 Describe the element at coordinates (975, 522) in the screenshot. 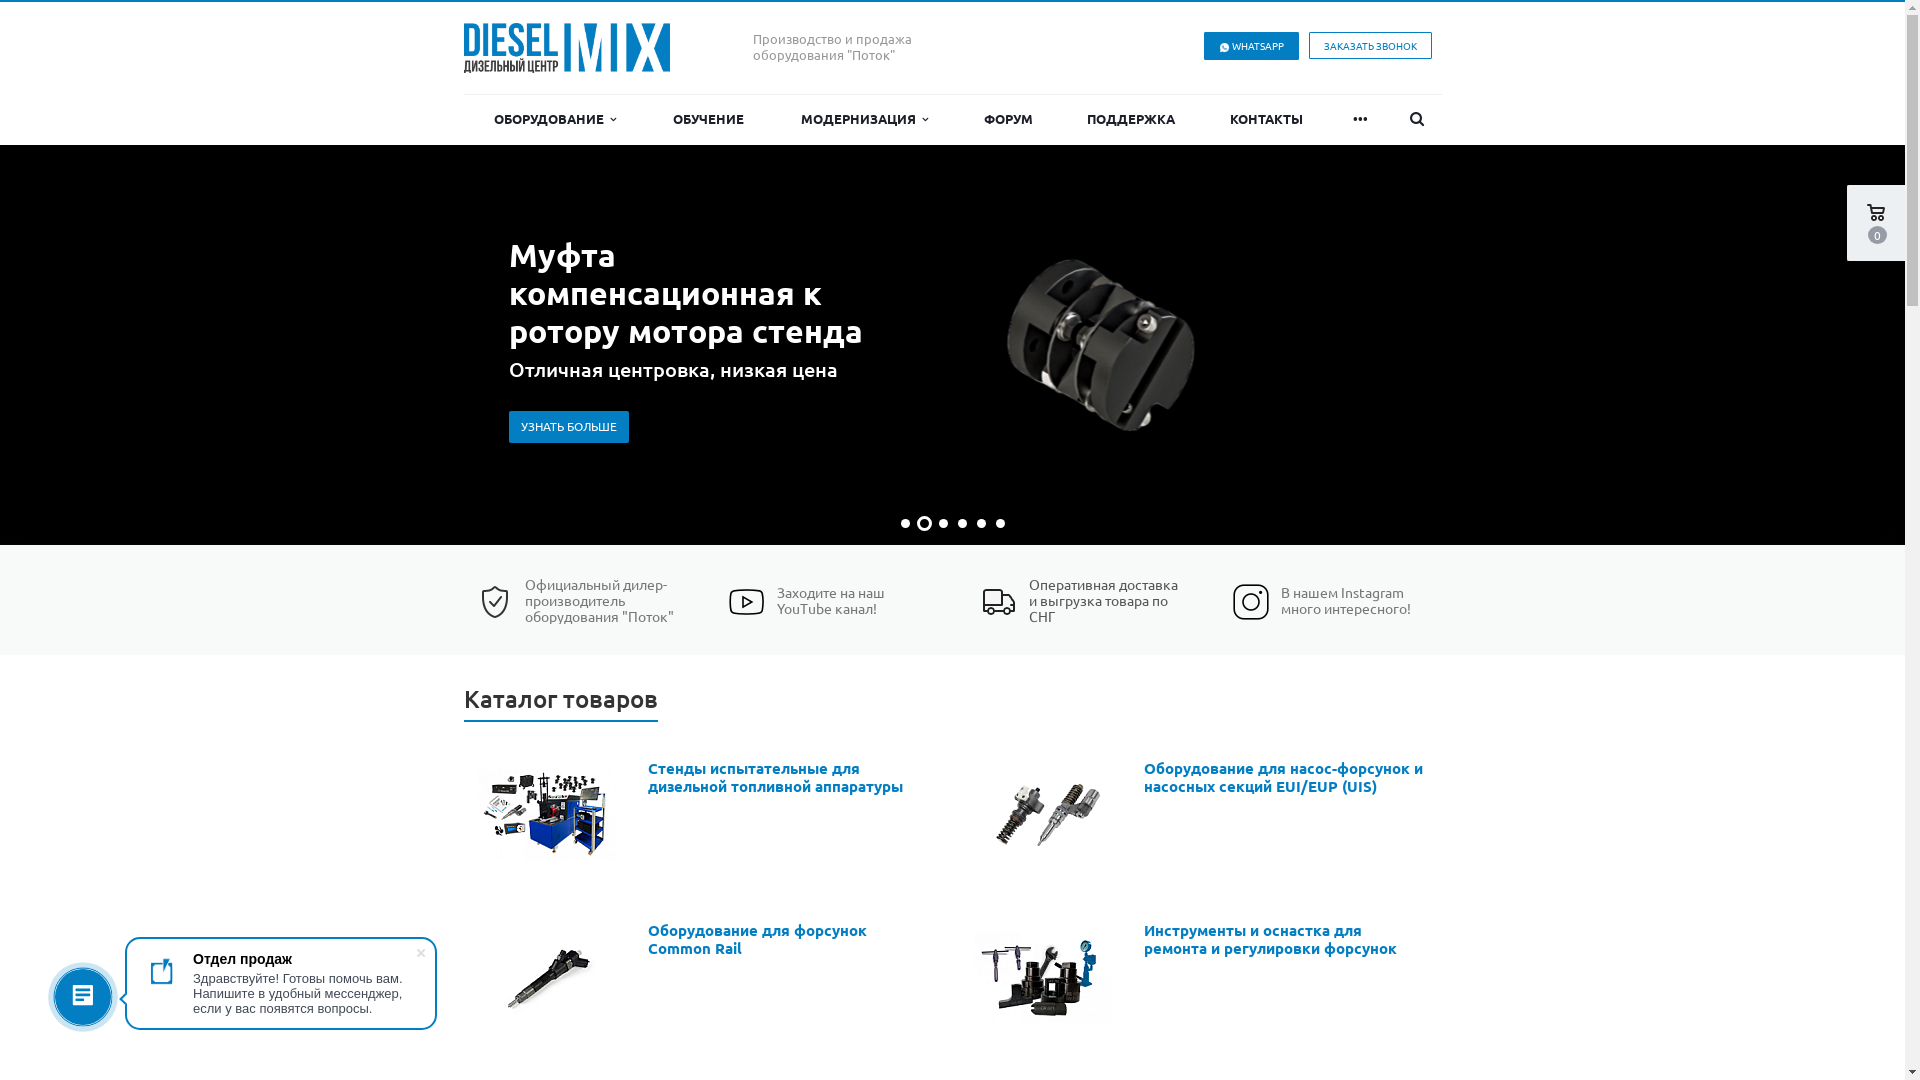

I see `'5'` at that location.